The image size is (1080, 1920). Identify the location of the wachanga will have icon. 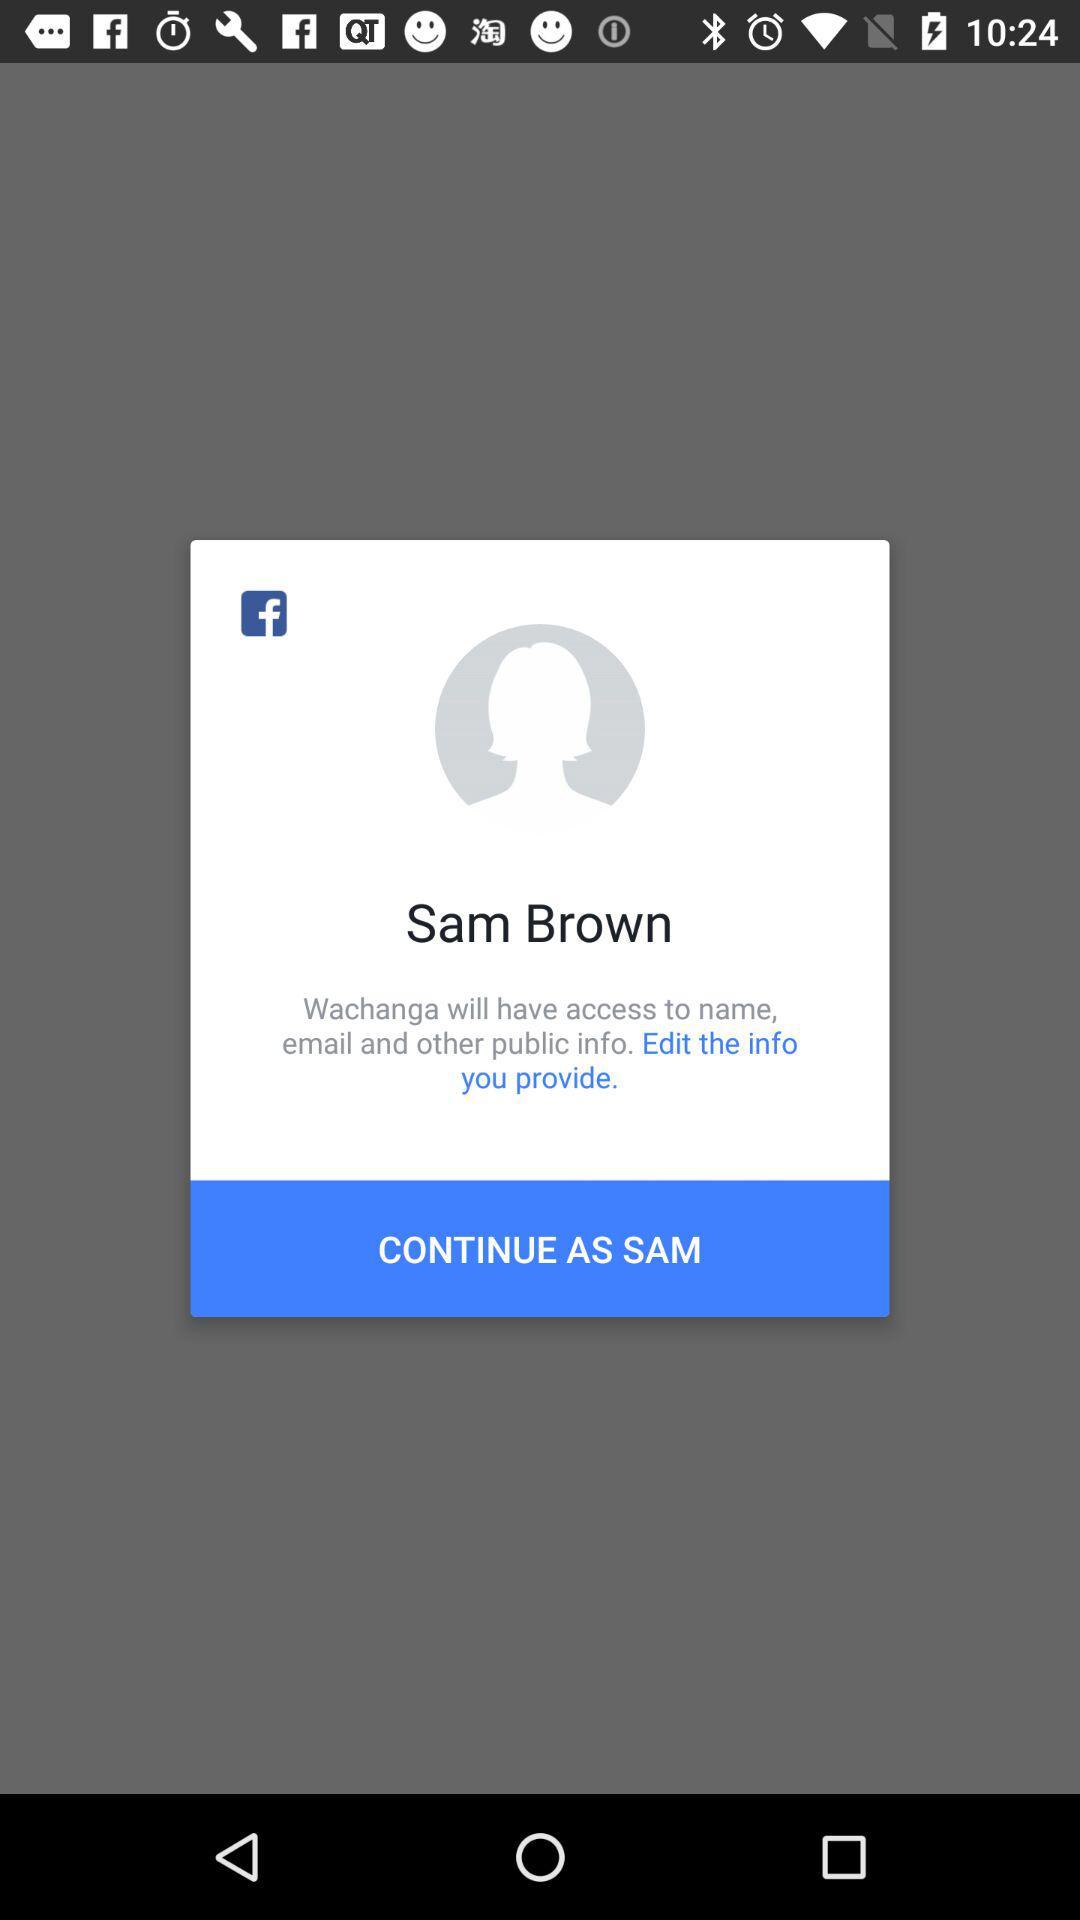
(540, 1041).